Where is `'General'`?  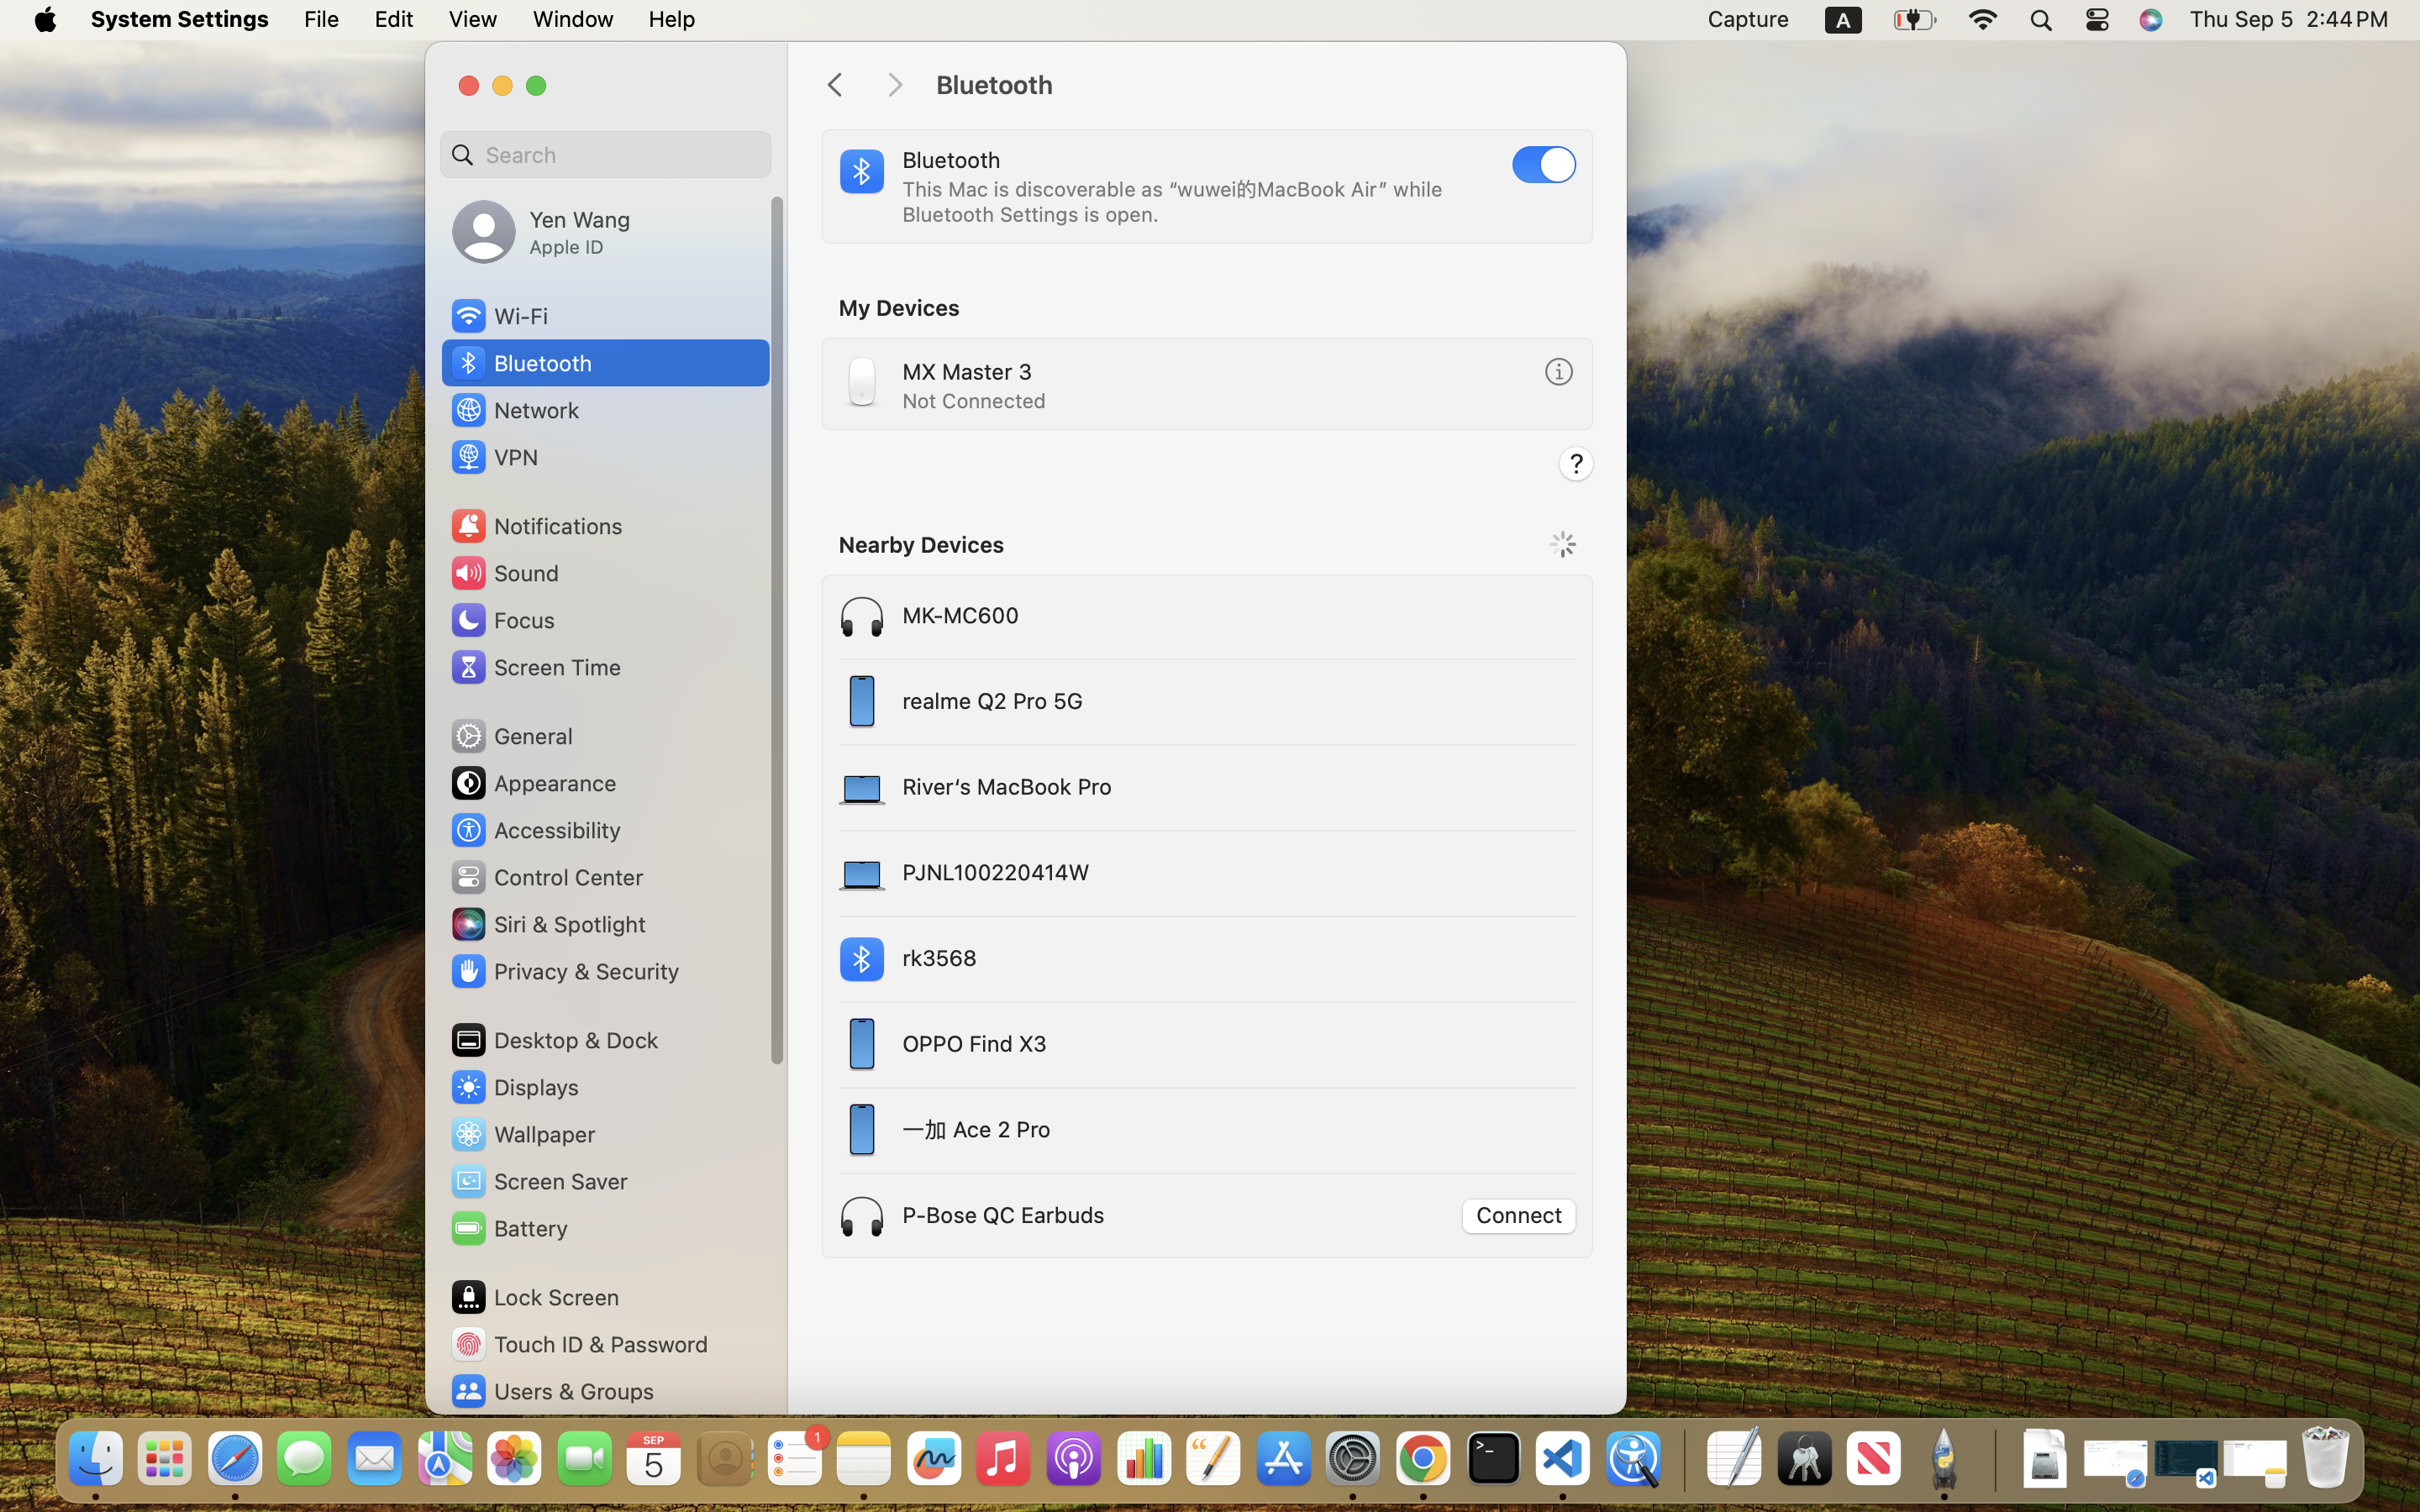
'General' is located at coordinates (509, 735).